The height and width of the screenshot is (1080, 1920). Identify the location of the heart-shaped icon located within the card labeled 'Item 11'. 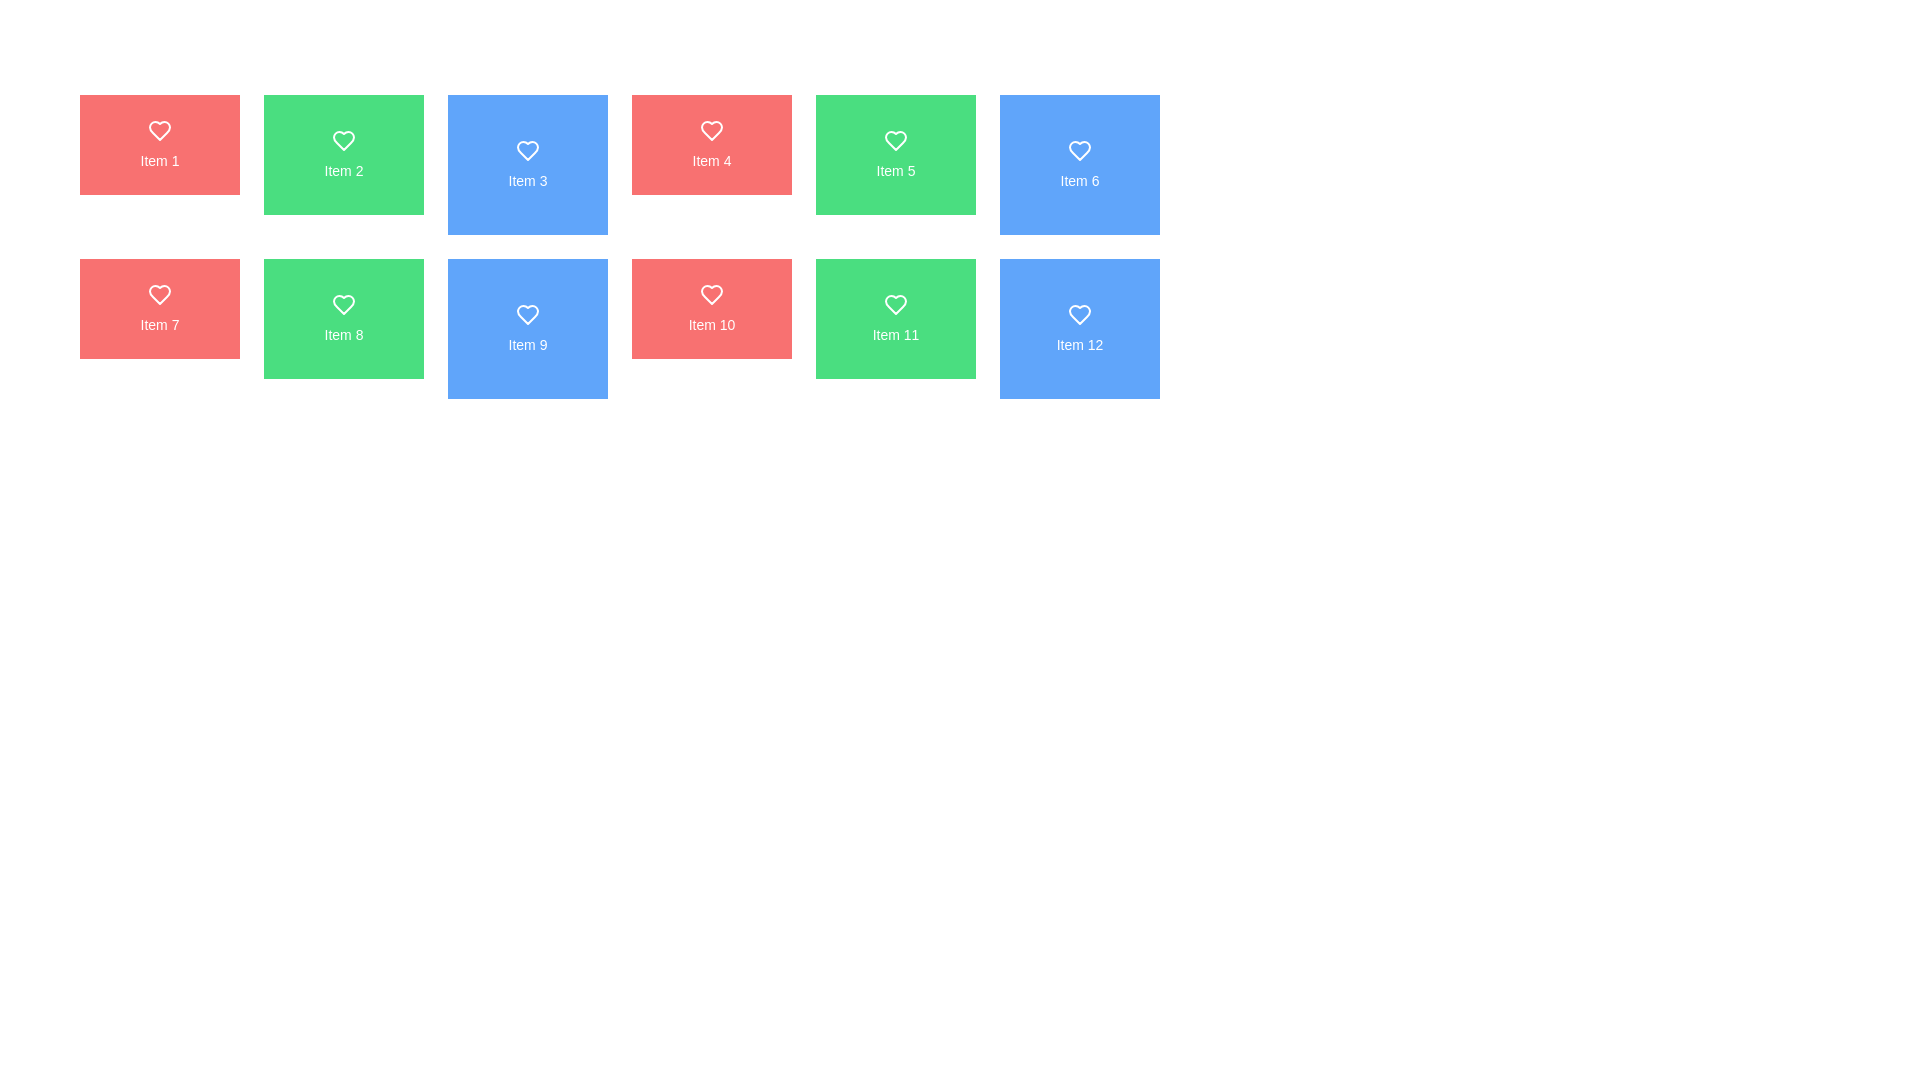
(895, 304).